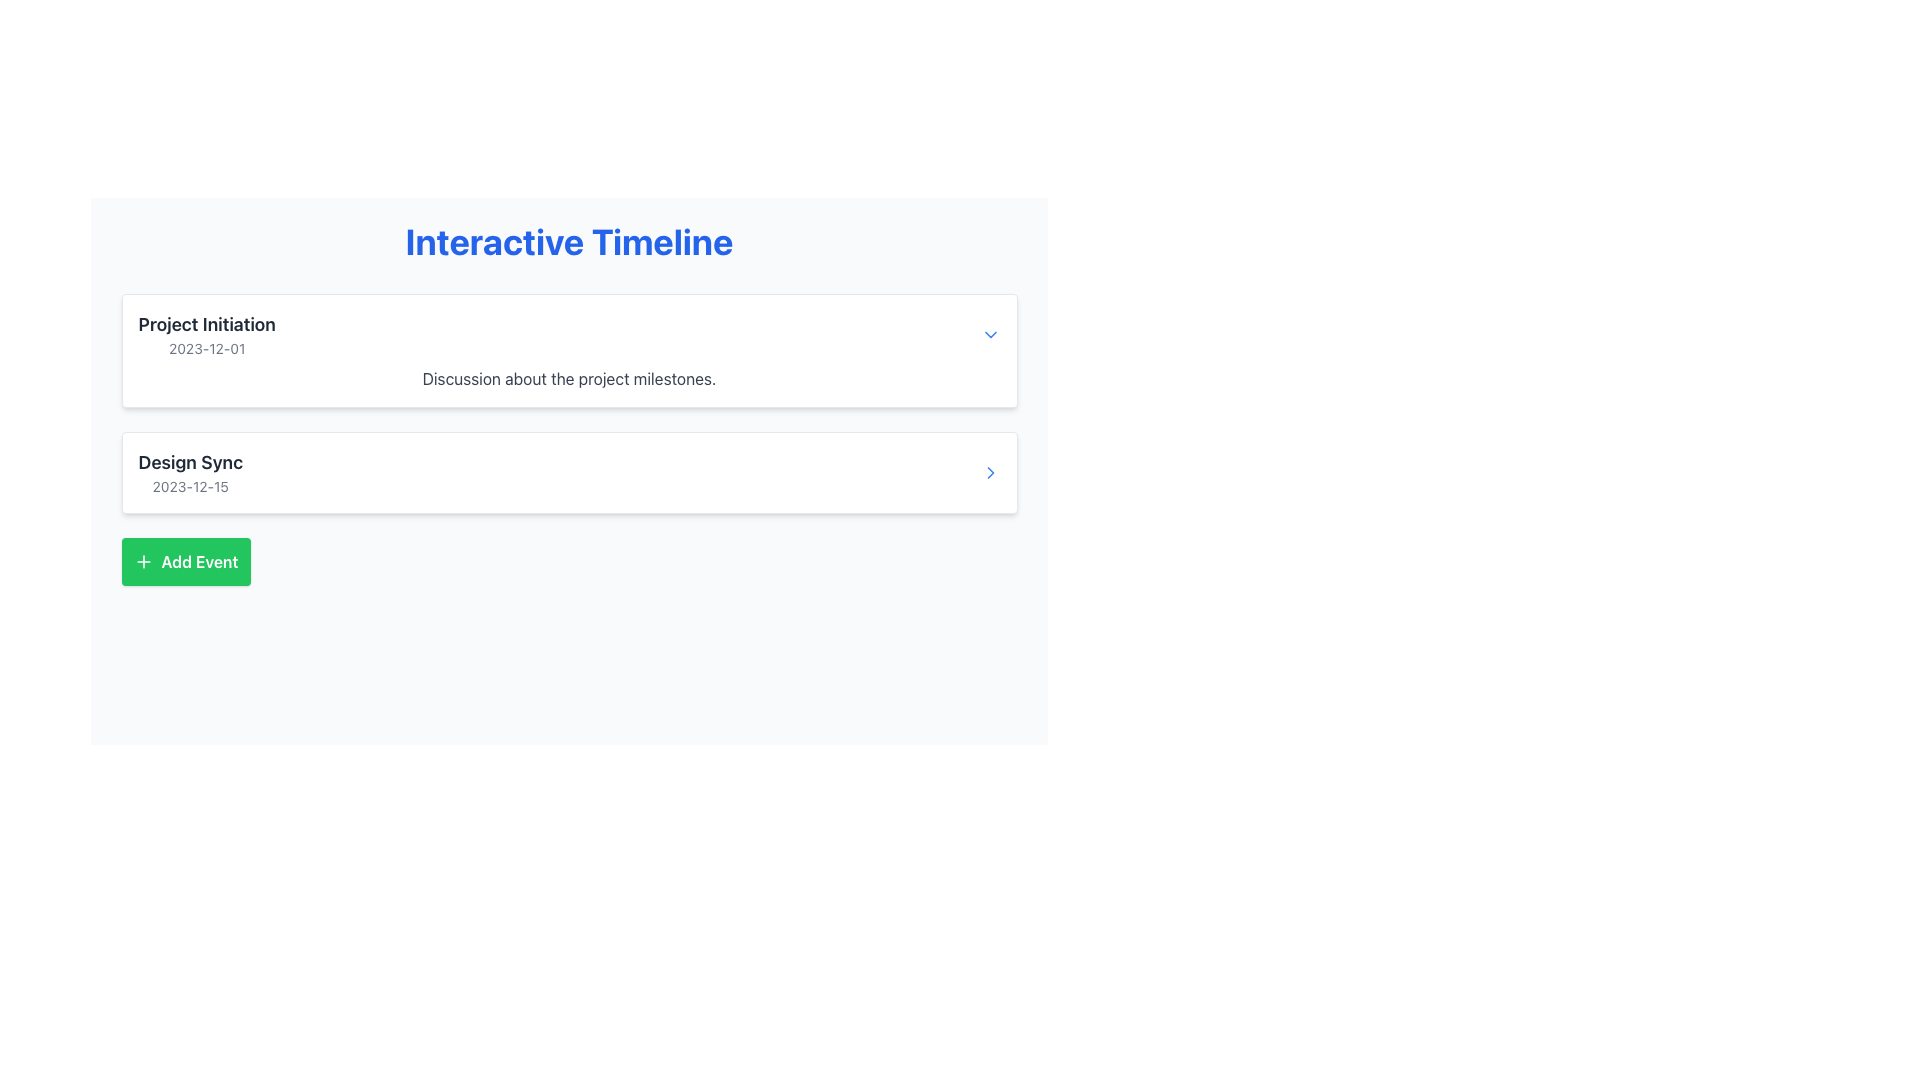 Image resolution: width=1920 pixels, height=1080 pixels. What do you see at coordinates (990, 334) in the screenshot?
I see `the button located at the far right of the 'Project Initiation 2023-12-01' timeline entry` at bounding box center [990, 334].